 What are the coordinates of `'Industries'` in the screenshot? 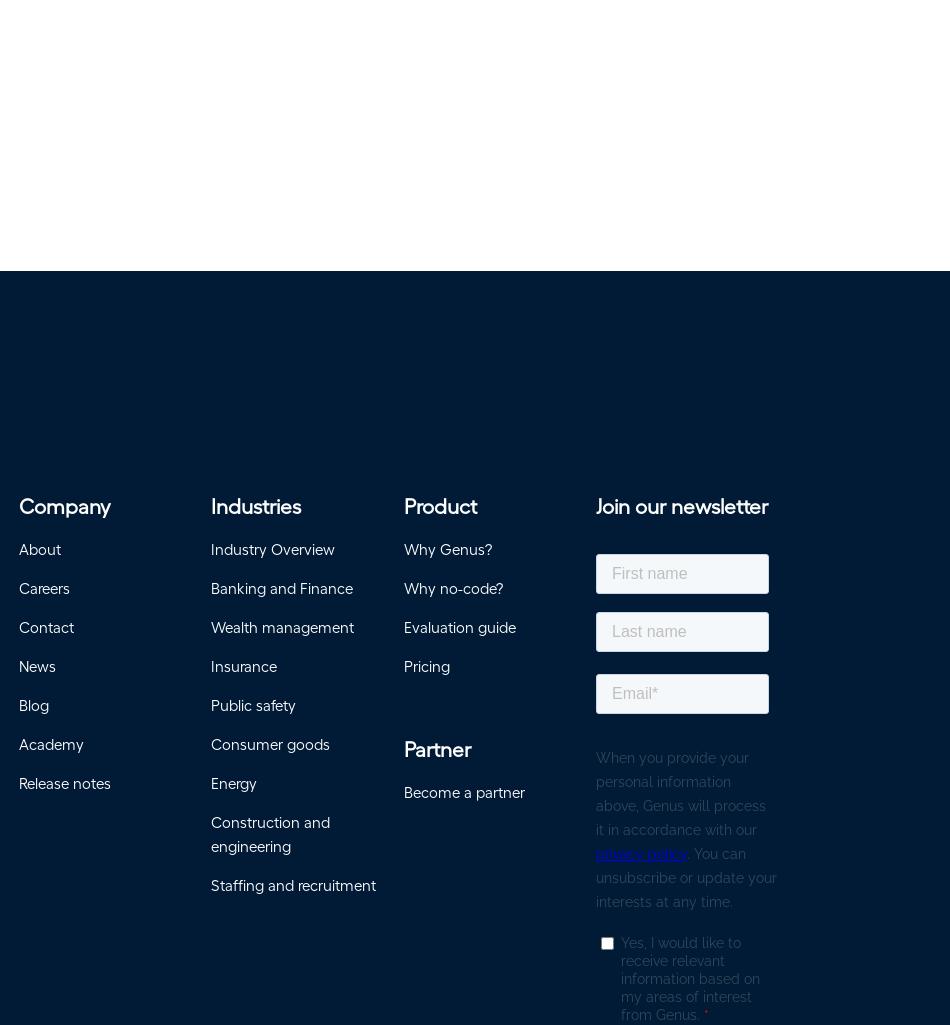 It's located at (255, 512).